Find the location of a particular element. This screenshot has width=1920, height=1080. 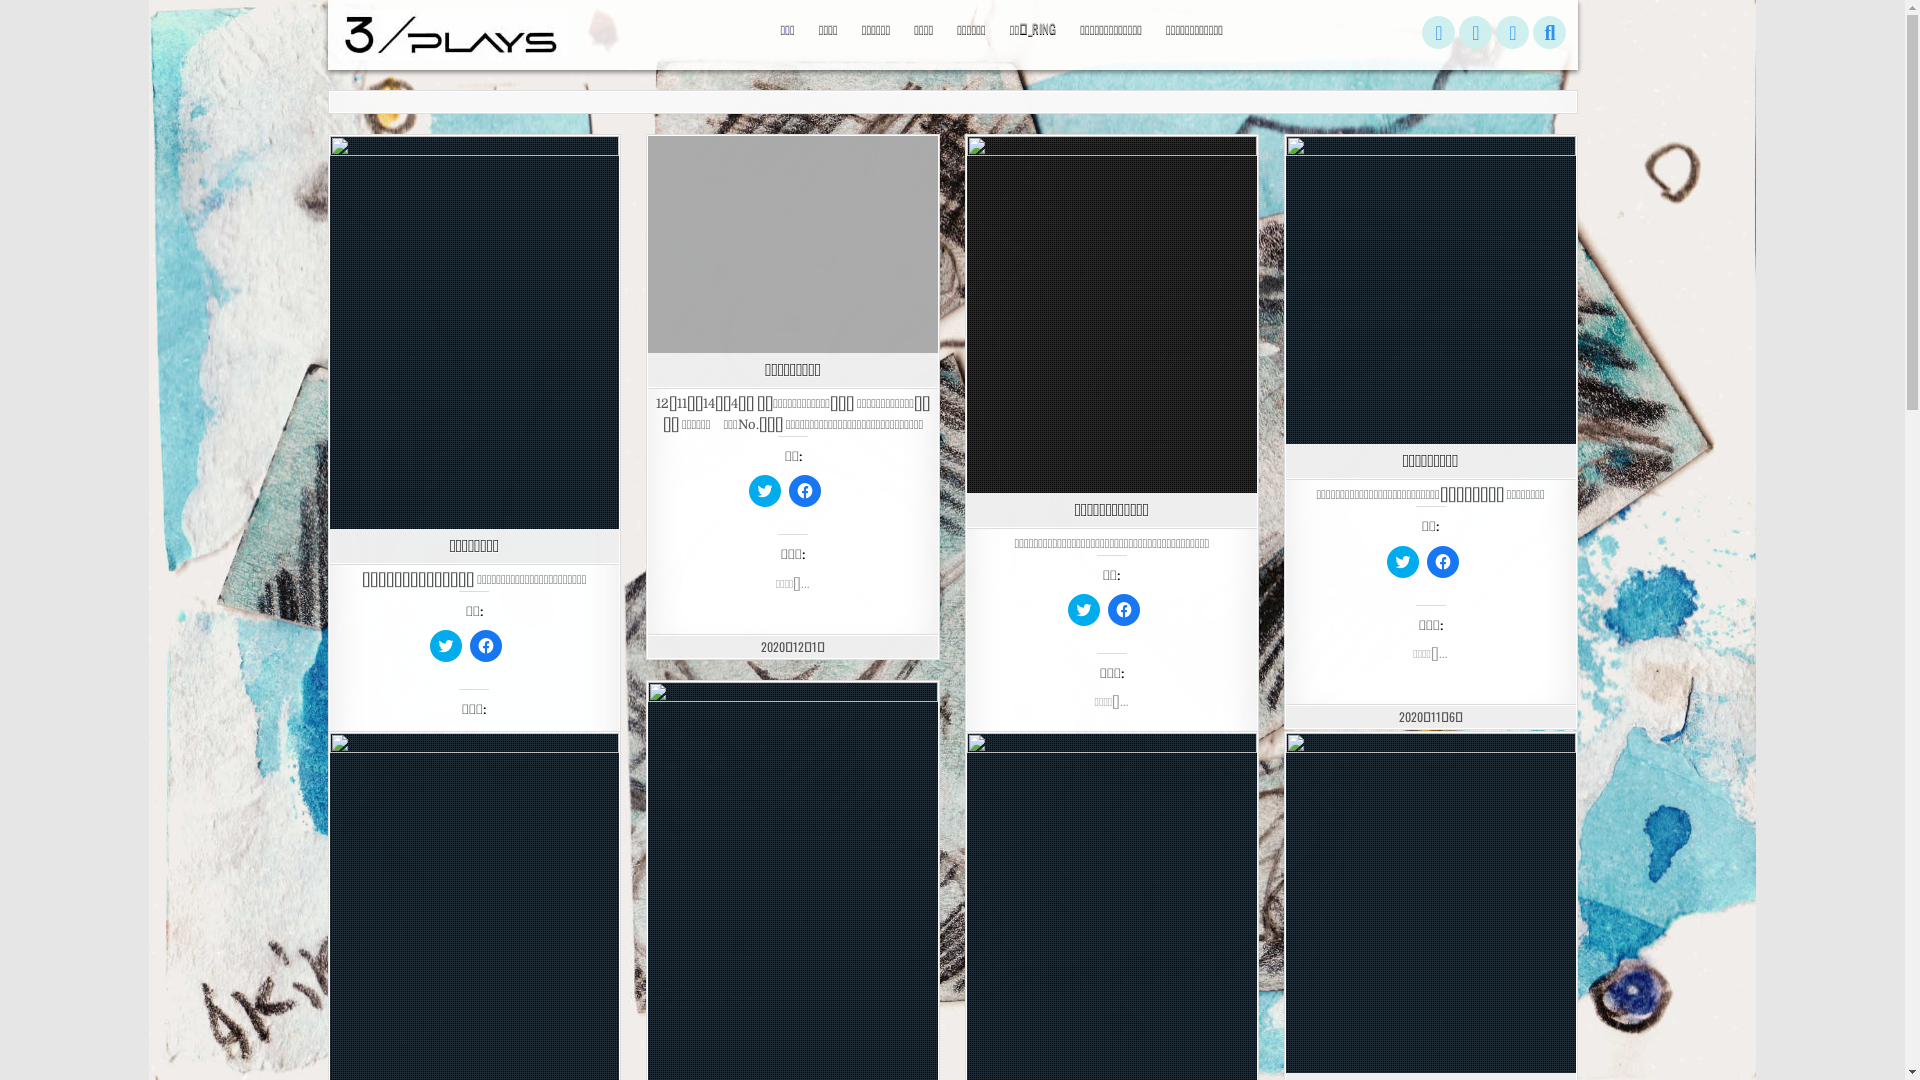

'Twitter' is located at coordinates (1437, 33).